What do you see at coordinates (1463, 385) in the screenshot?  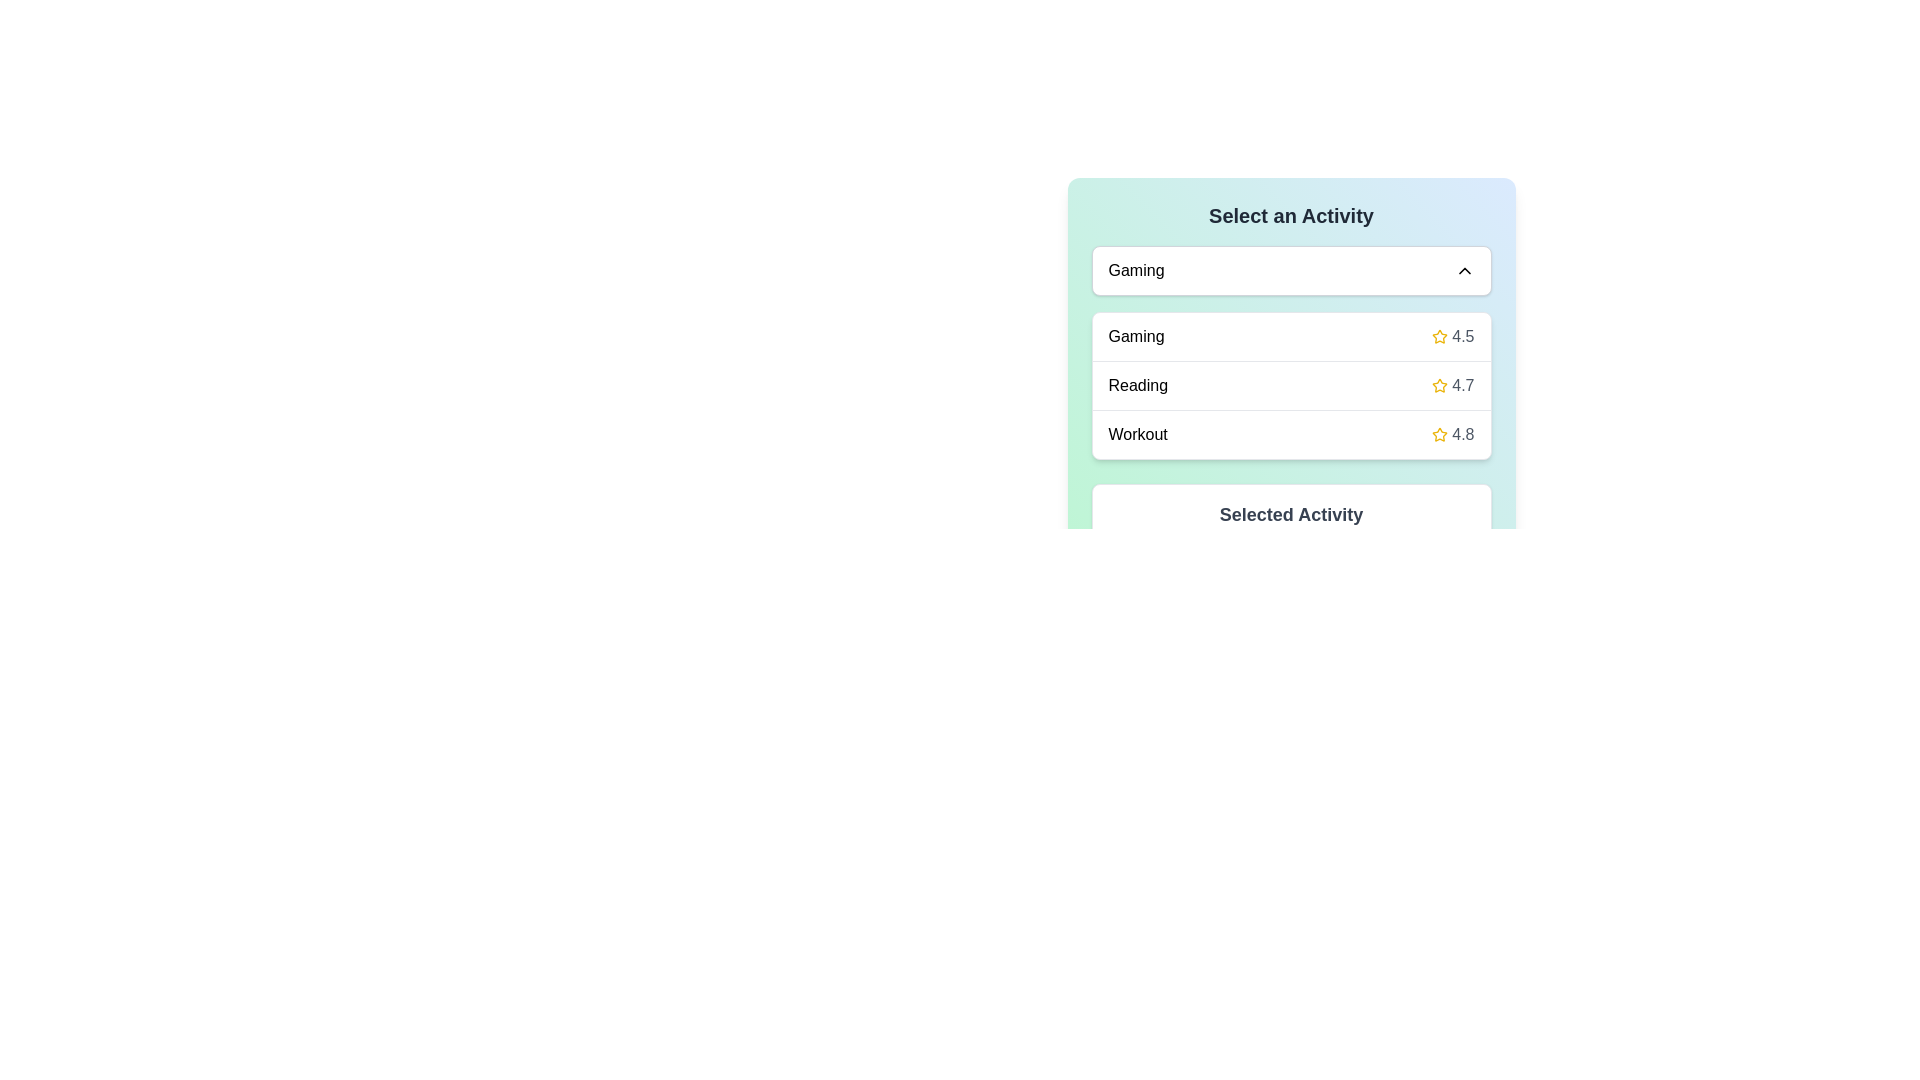 I see `the label displaying '4.7' in gray color, located in the second row of a vertical list labeled 'Reading', next to a yellow star icon` at bounding box center [1463, 385].